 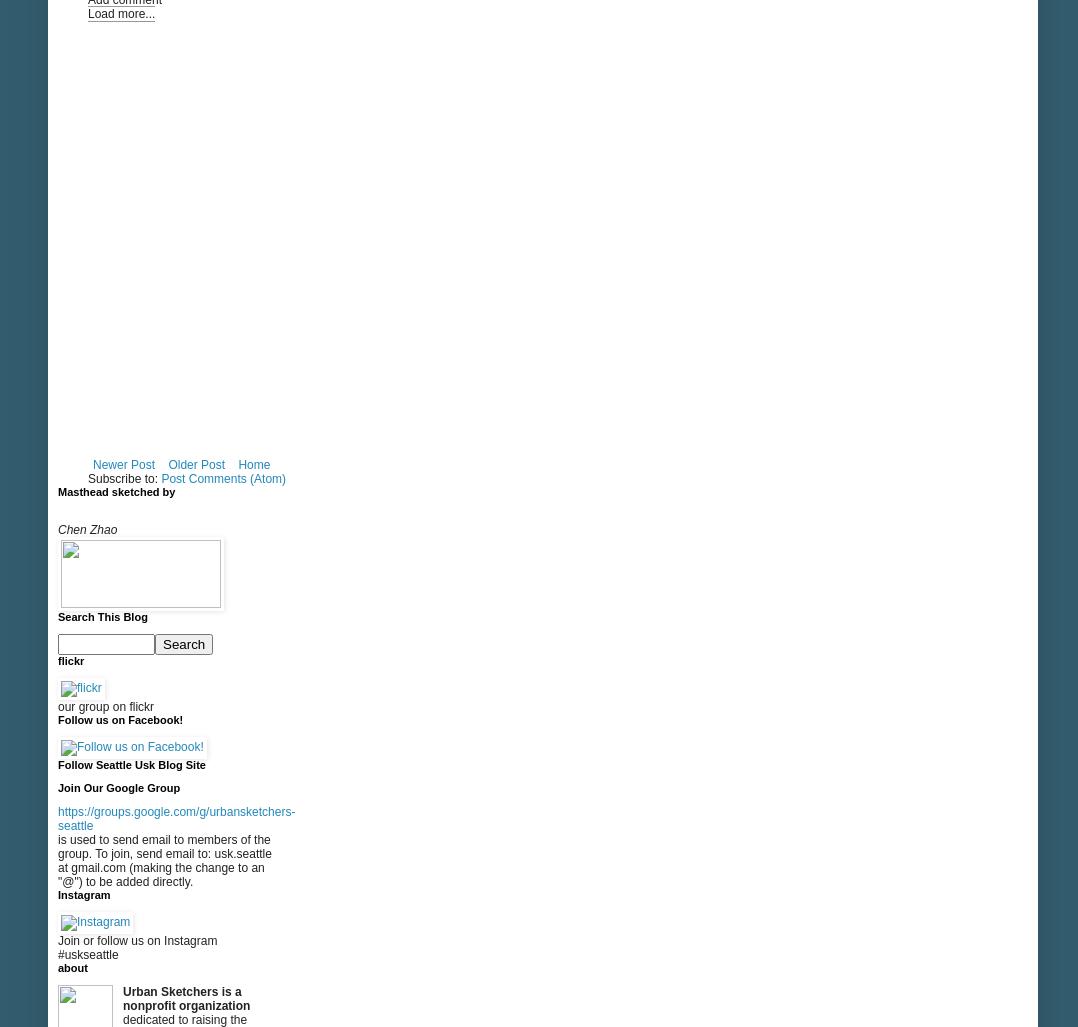 What do you see at coordinates (123, 465) in the screenshot?
I see `'Newer Post'` at bounding box center [123, 465].